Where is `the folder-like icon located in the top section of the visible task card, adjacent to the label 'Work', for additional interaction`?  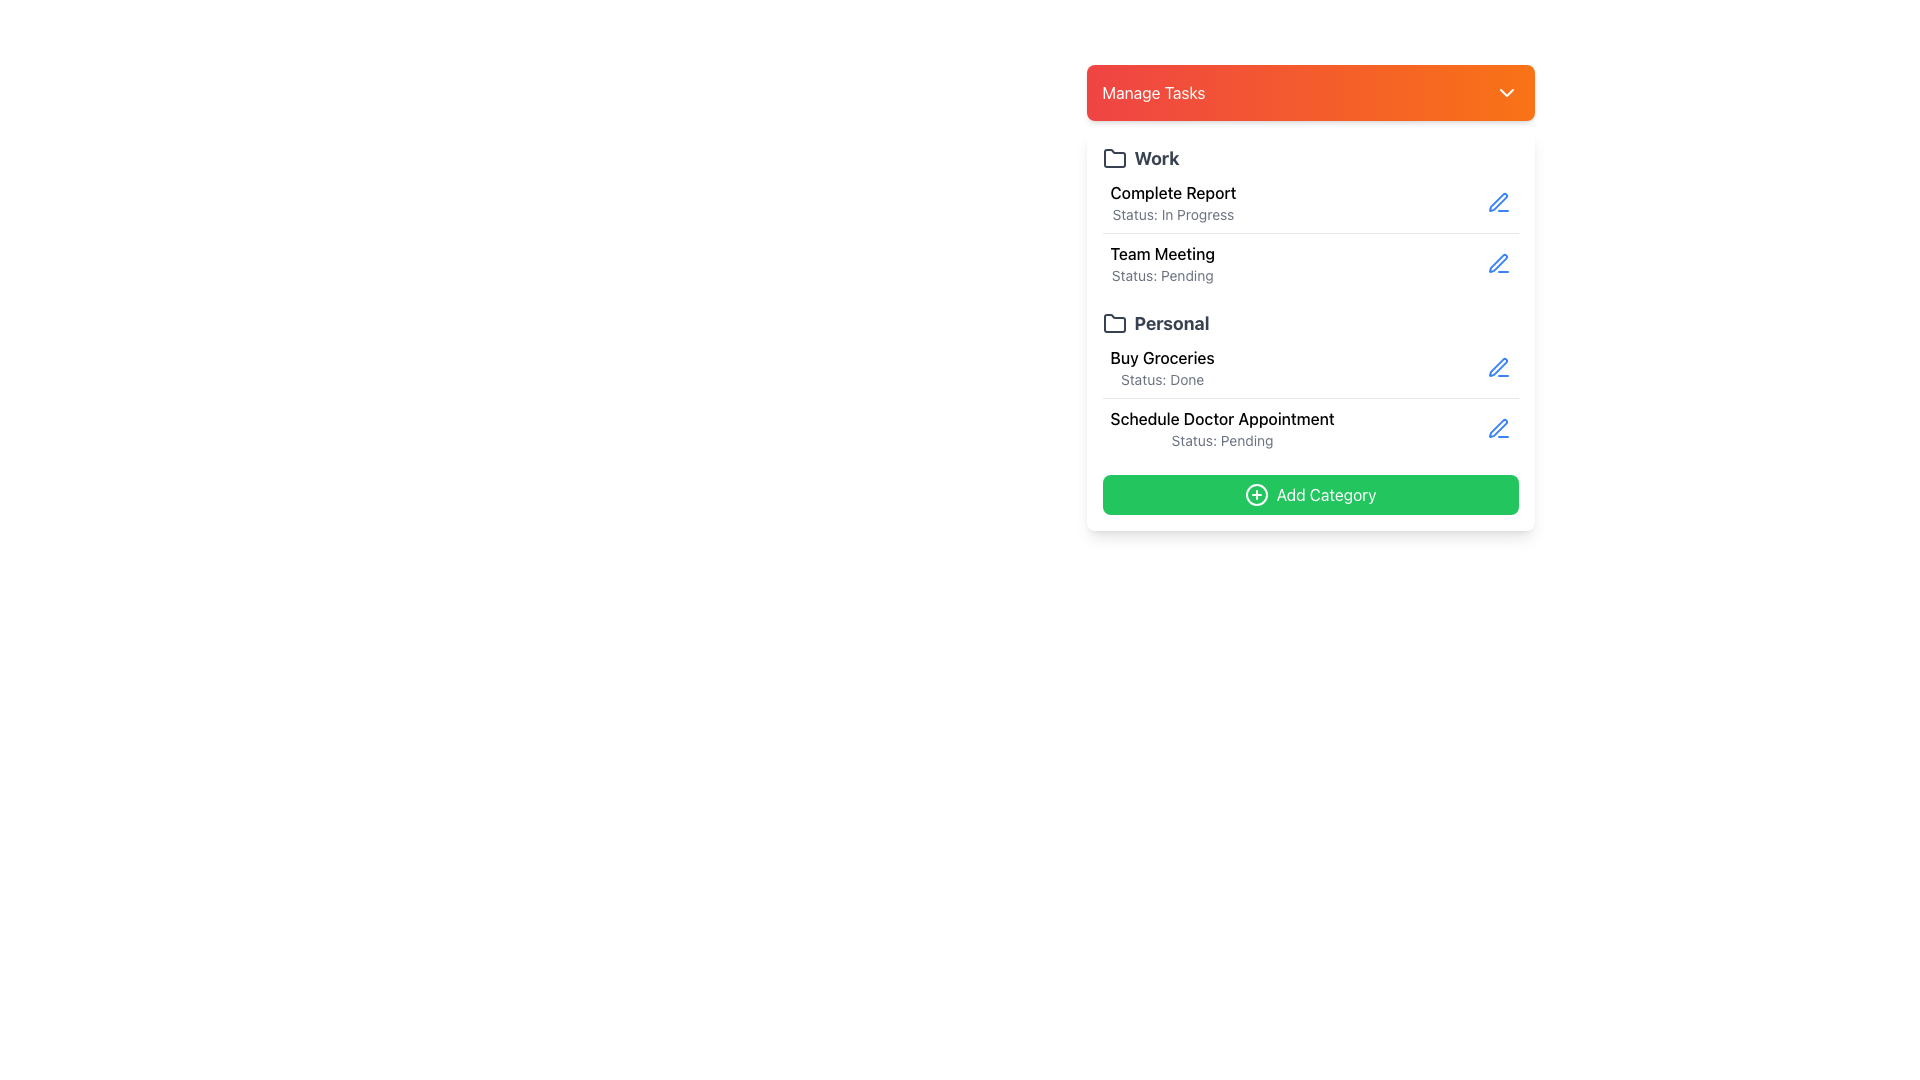
the folder-like icon located in the top section of the visible task card, adjacent to the label 'Work', for additional interaction is located at coordinates (1113, 157).